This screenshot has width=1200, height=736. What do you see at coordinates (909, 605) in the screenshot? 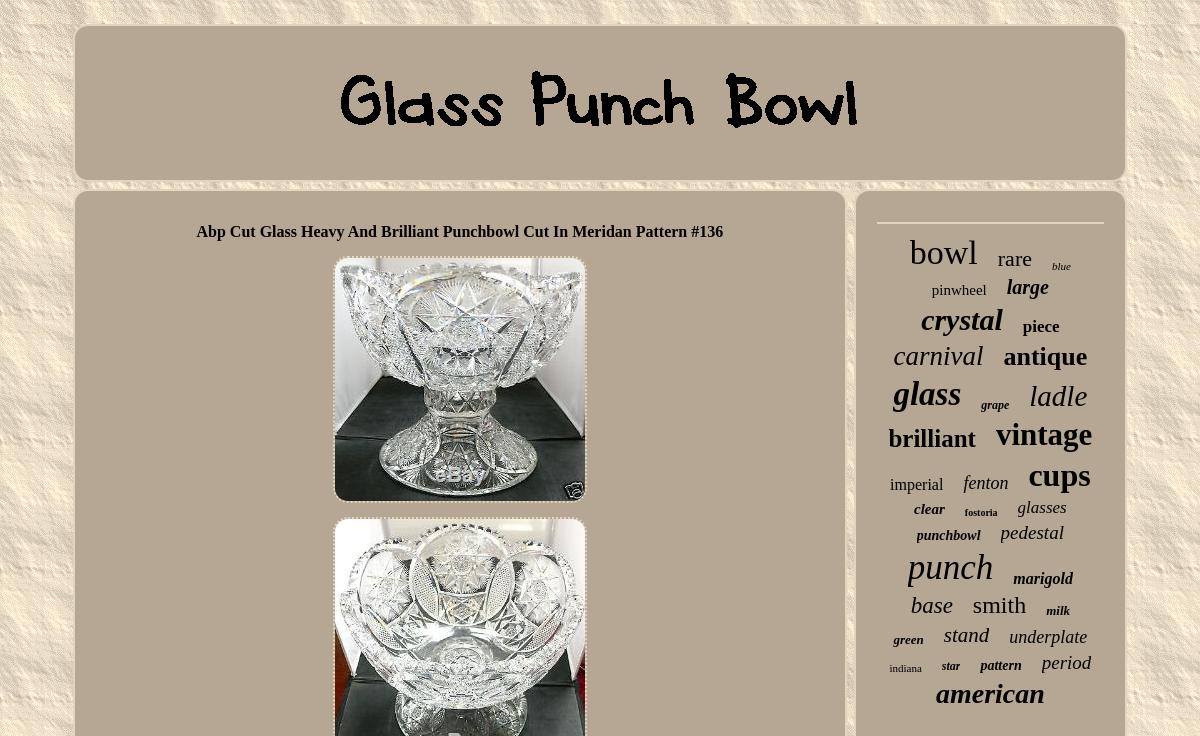
I see `'base'` at bounding box center [909, 605].